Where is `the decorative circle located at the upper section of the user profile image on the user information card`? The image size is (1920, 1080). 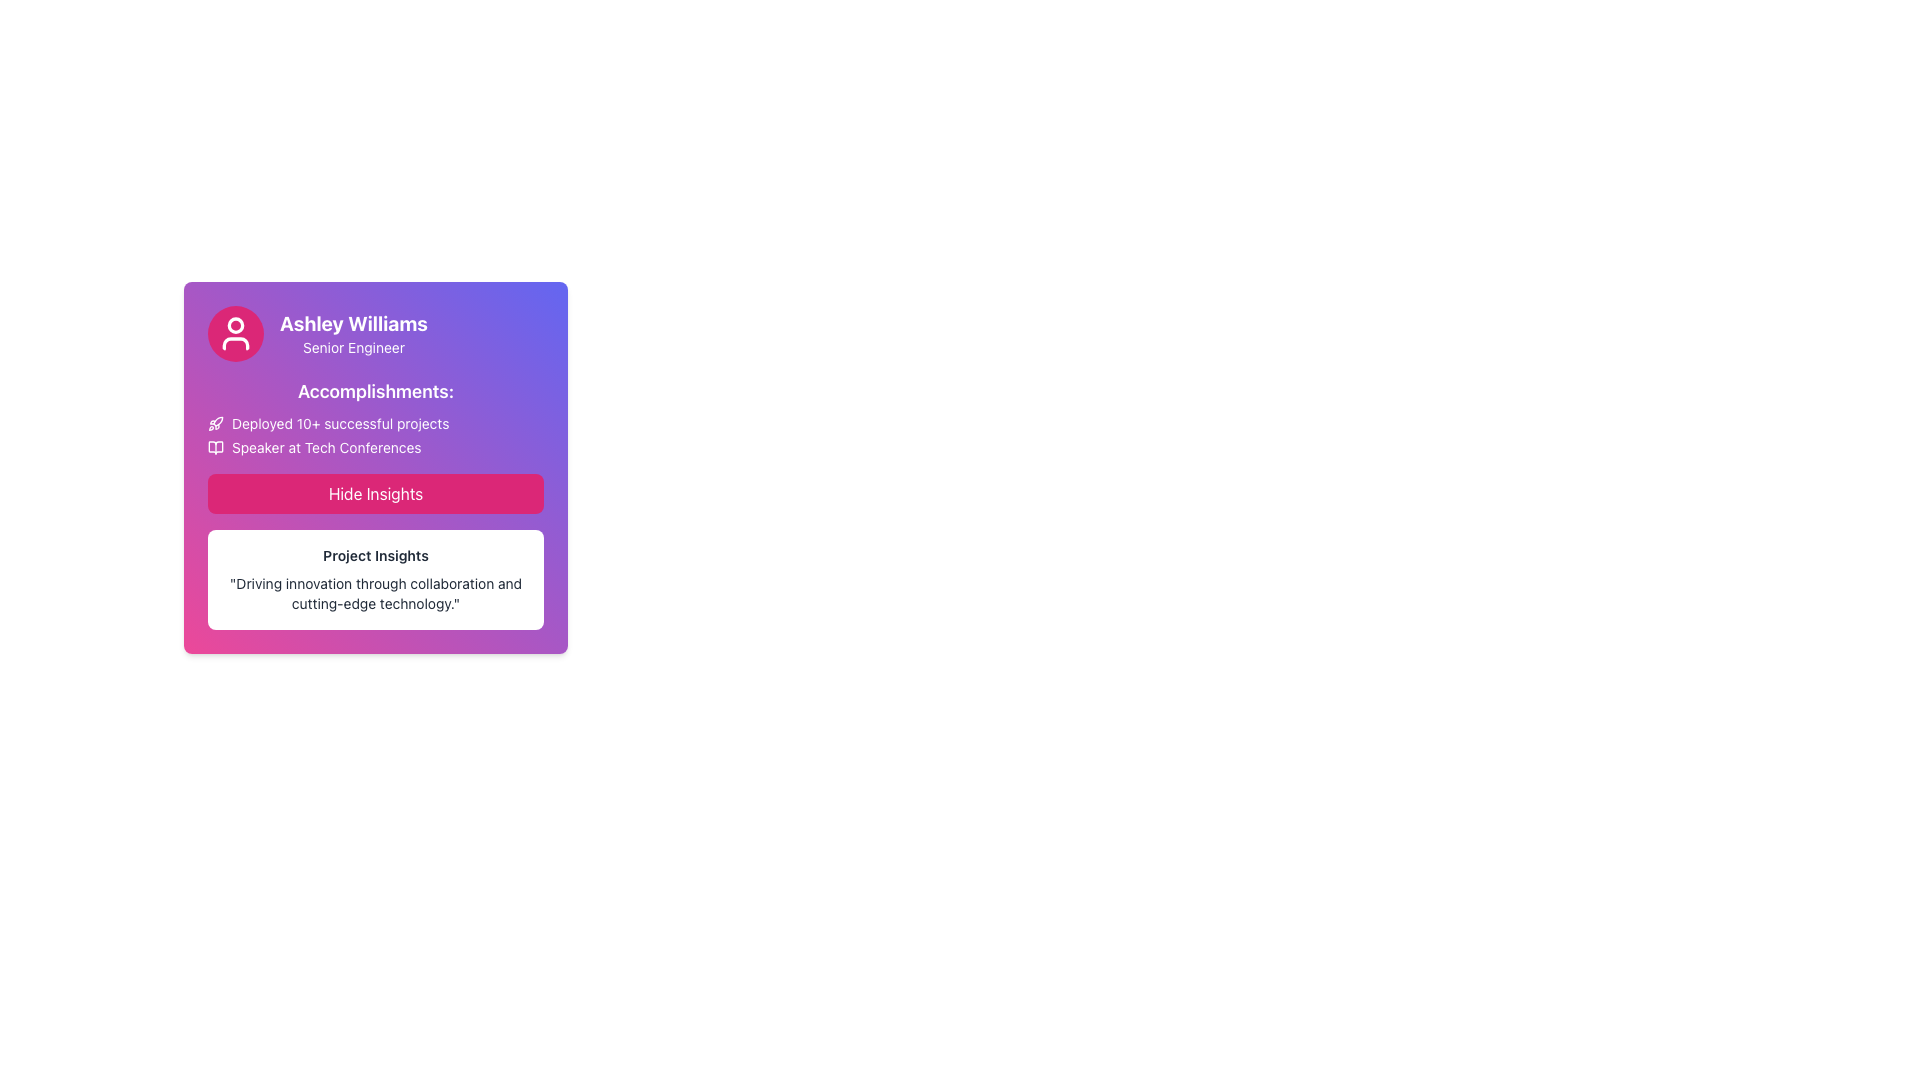
the decorative circle located at the upper section of the user profile image on the user information card is located at coordinates (235, 323).